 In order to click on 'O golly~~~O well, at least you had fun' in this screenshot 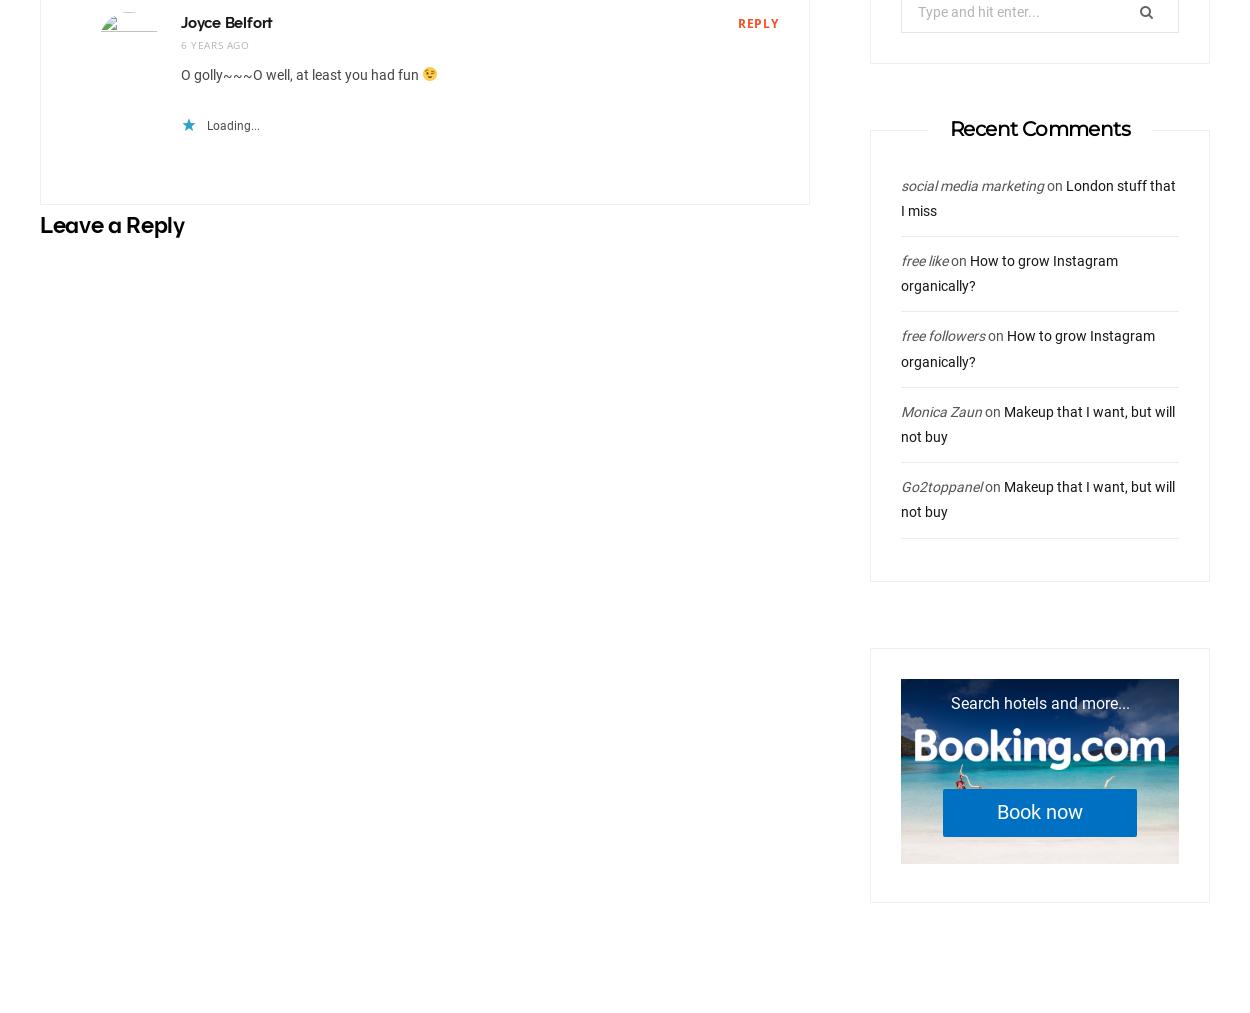, I will do `click(301, 73)`.